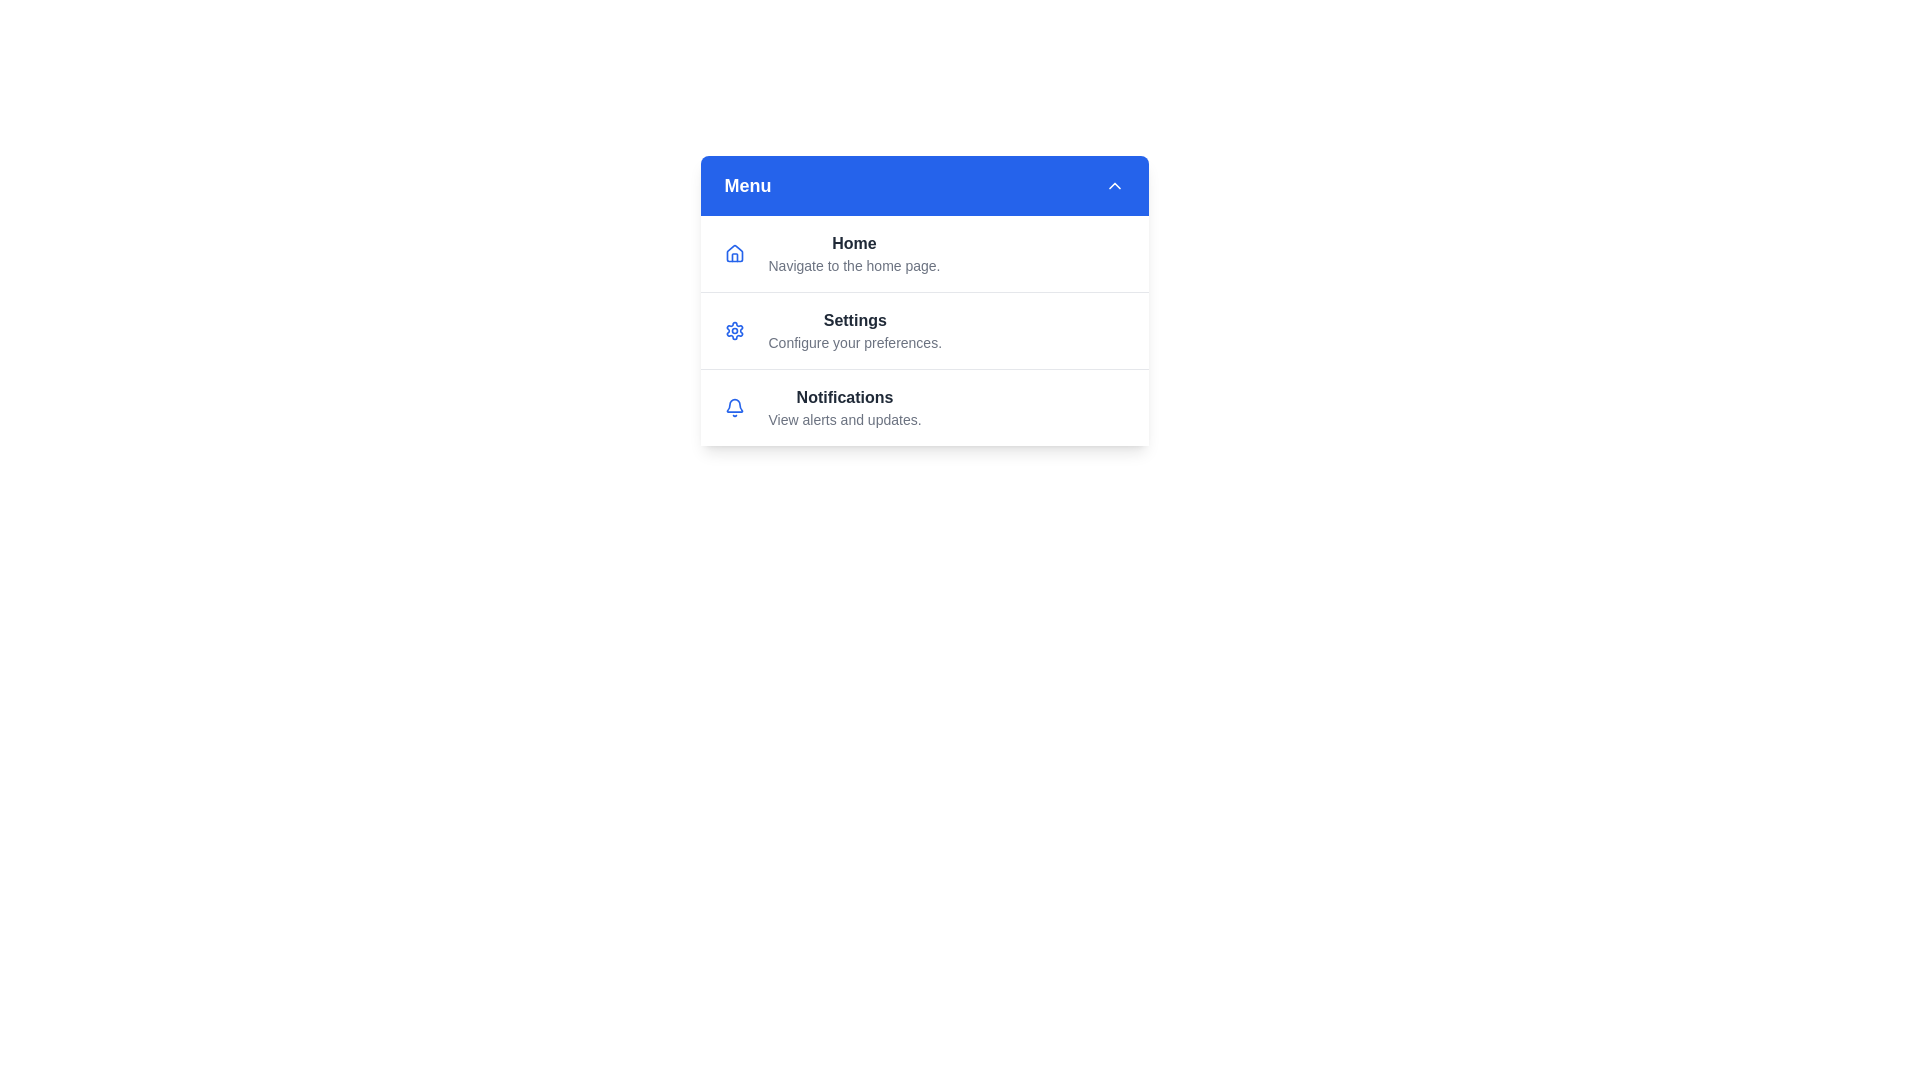  What do you see at coordinates (923, 406) in the screenshot?
I see `the menu item Notifications from the visible menu options` at bounding box center [923, 406].